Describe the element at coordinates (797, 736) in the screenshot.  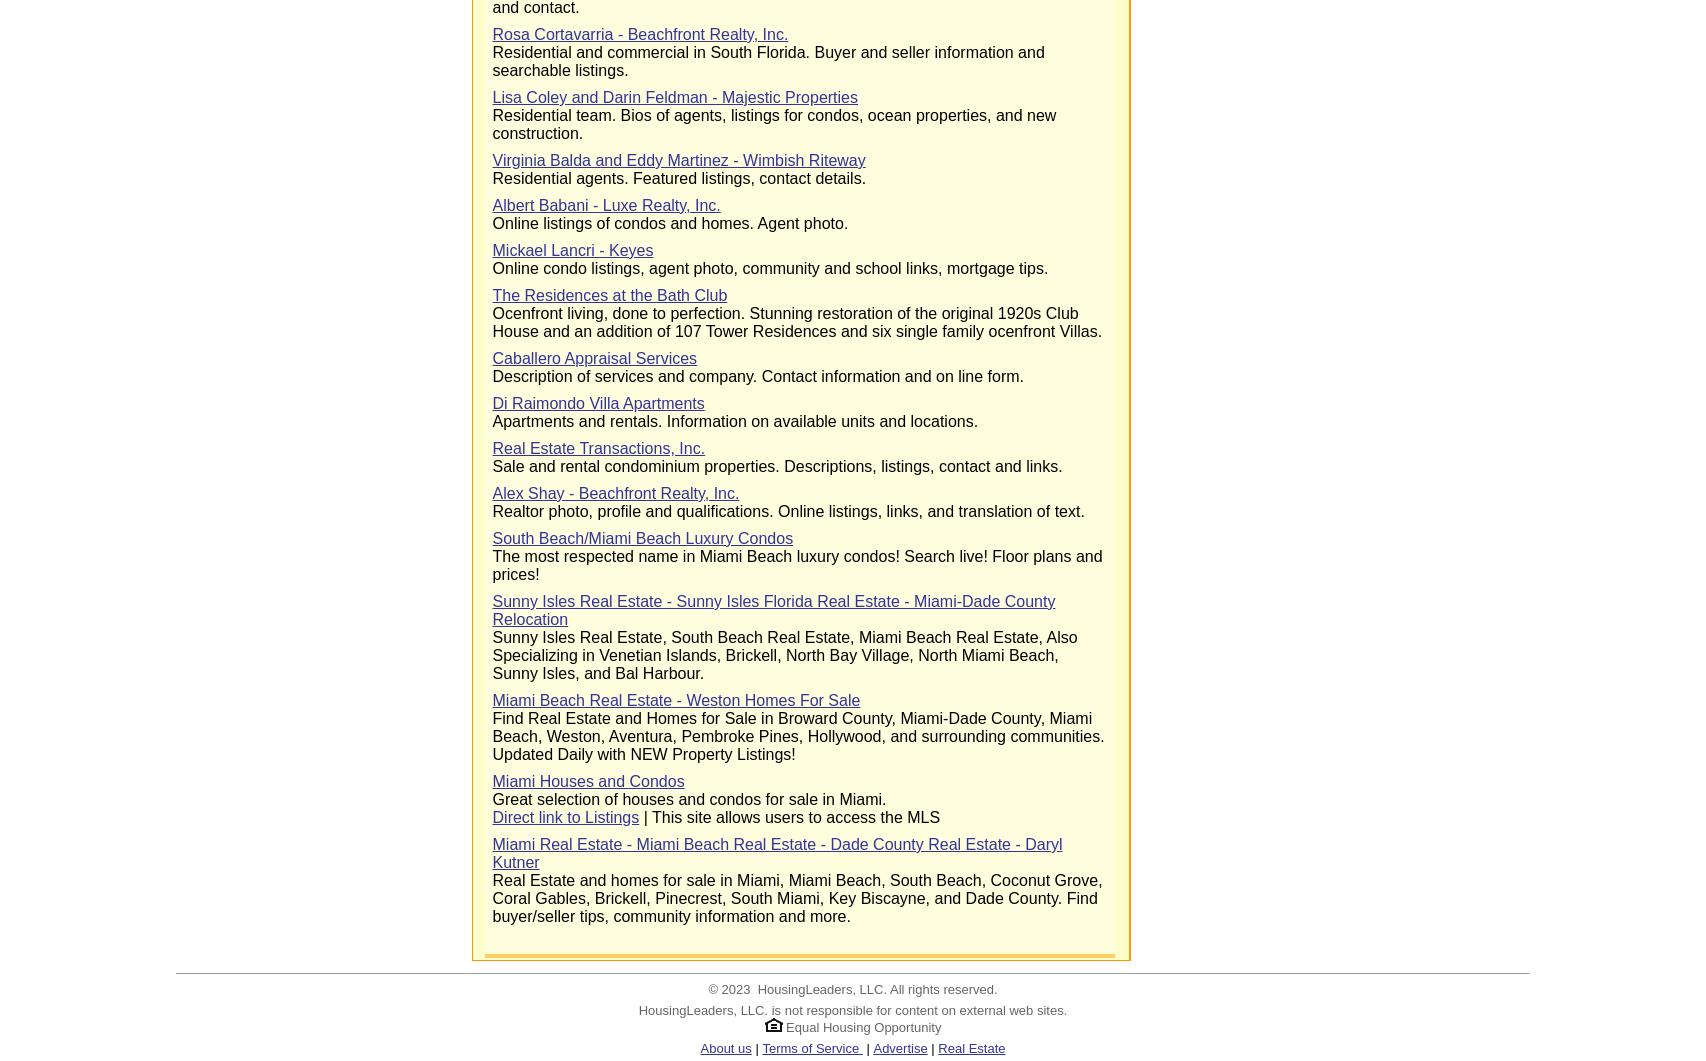
I see `'Find Real Estate and Homes for Sale in Broward County, Miami-Dade County, Miami Beach, Weston, Aventura, Pembroke Pines, Hollywood, and surrounding communities.  Updated Daily with NEW Property Listings!'` at that location.